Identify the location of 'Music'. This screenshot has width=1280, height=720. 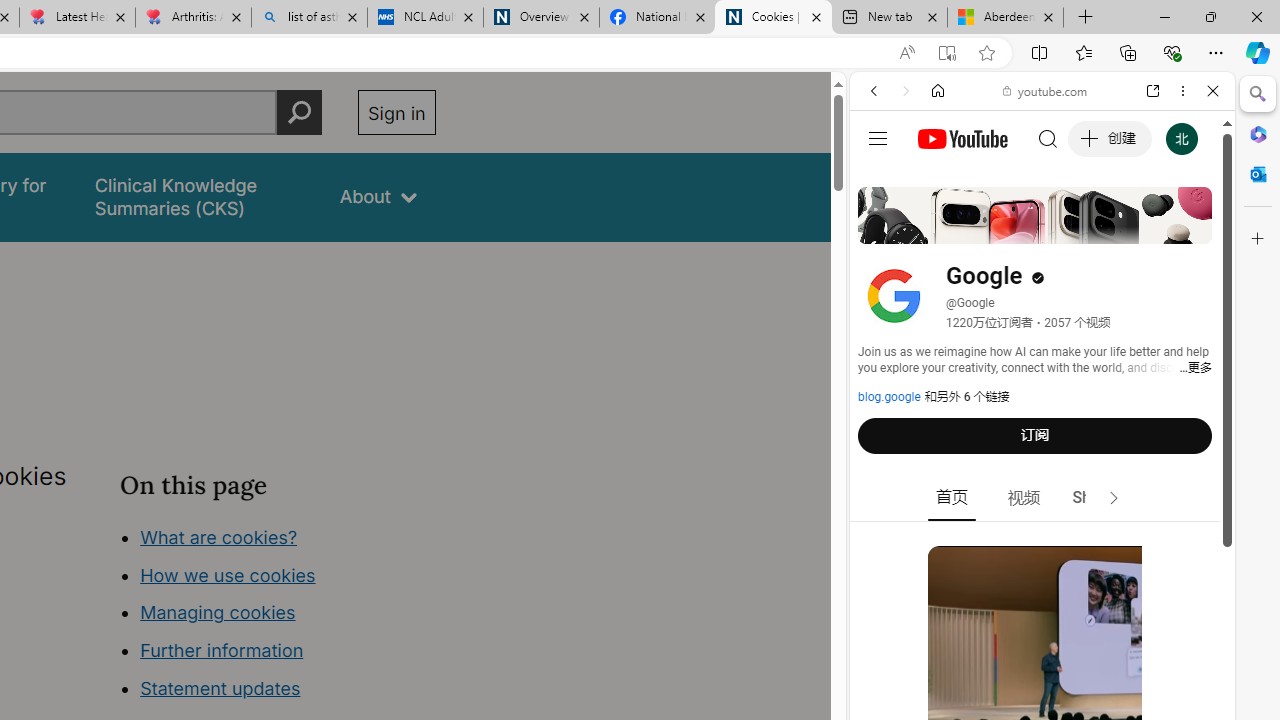
(1041, 543).